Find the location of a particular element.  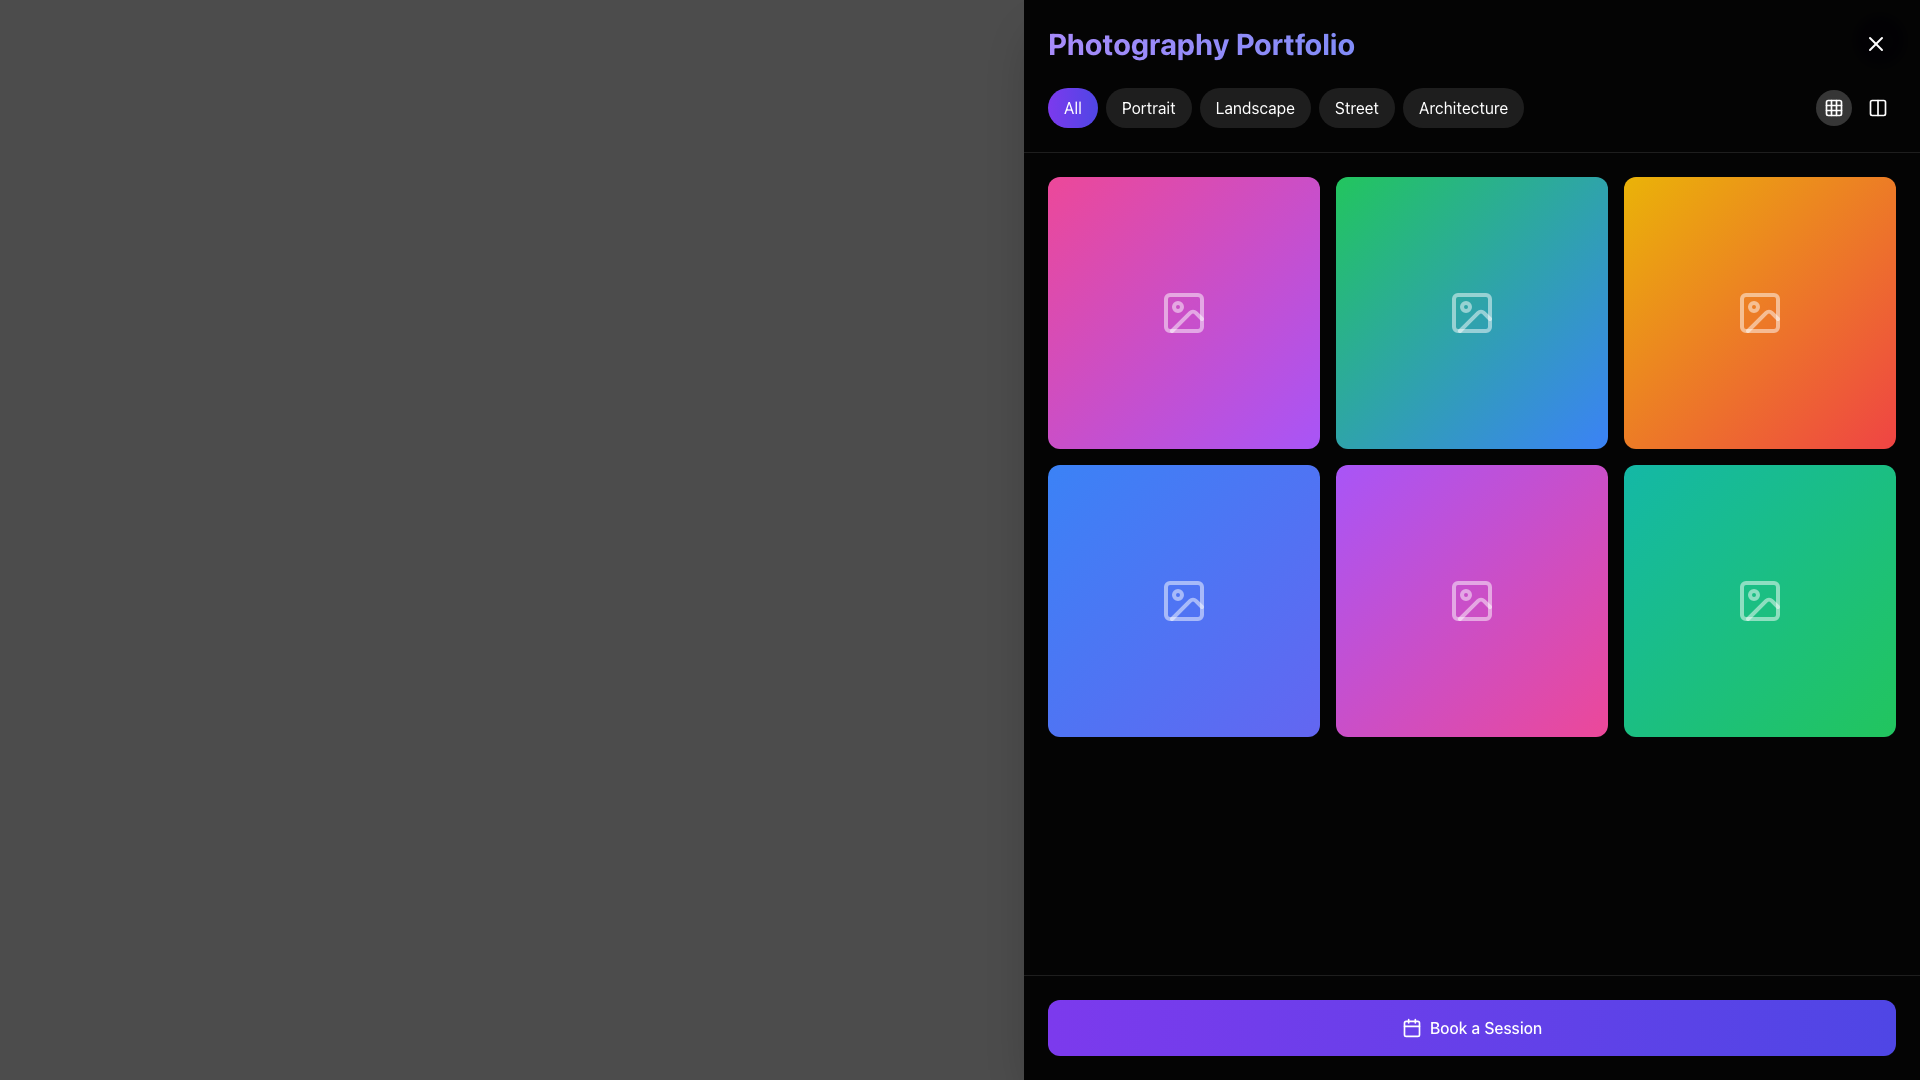

the Placeholder icon located in the top-left square of a grid tile, which represents an image placeholder for potential content is located at coordinates (1184, 312).